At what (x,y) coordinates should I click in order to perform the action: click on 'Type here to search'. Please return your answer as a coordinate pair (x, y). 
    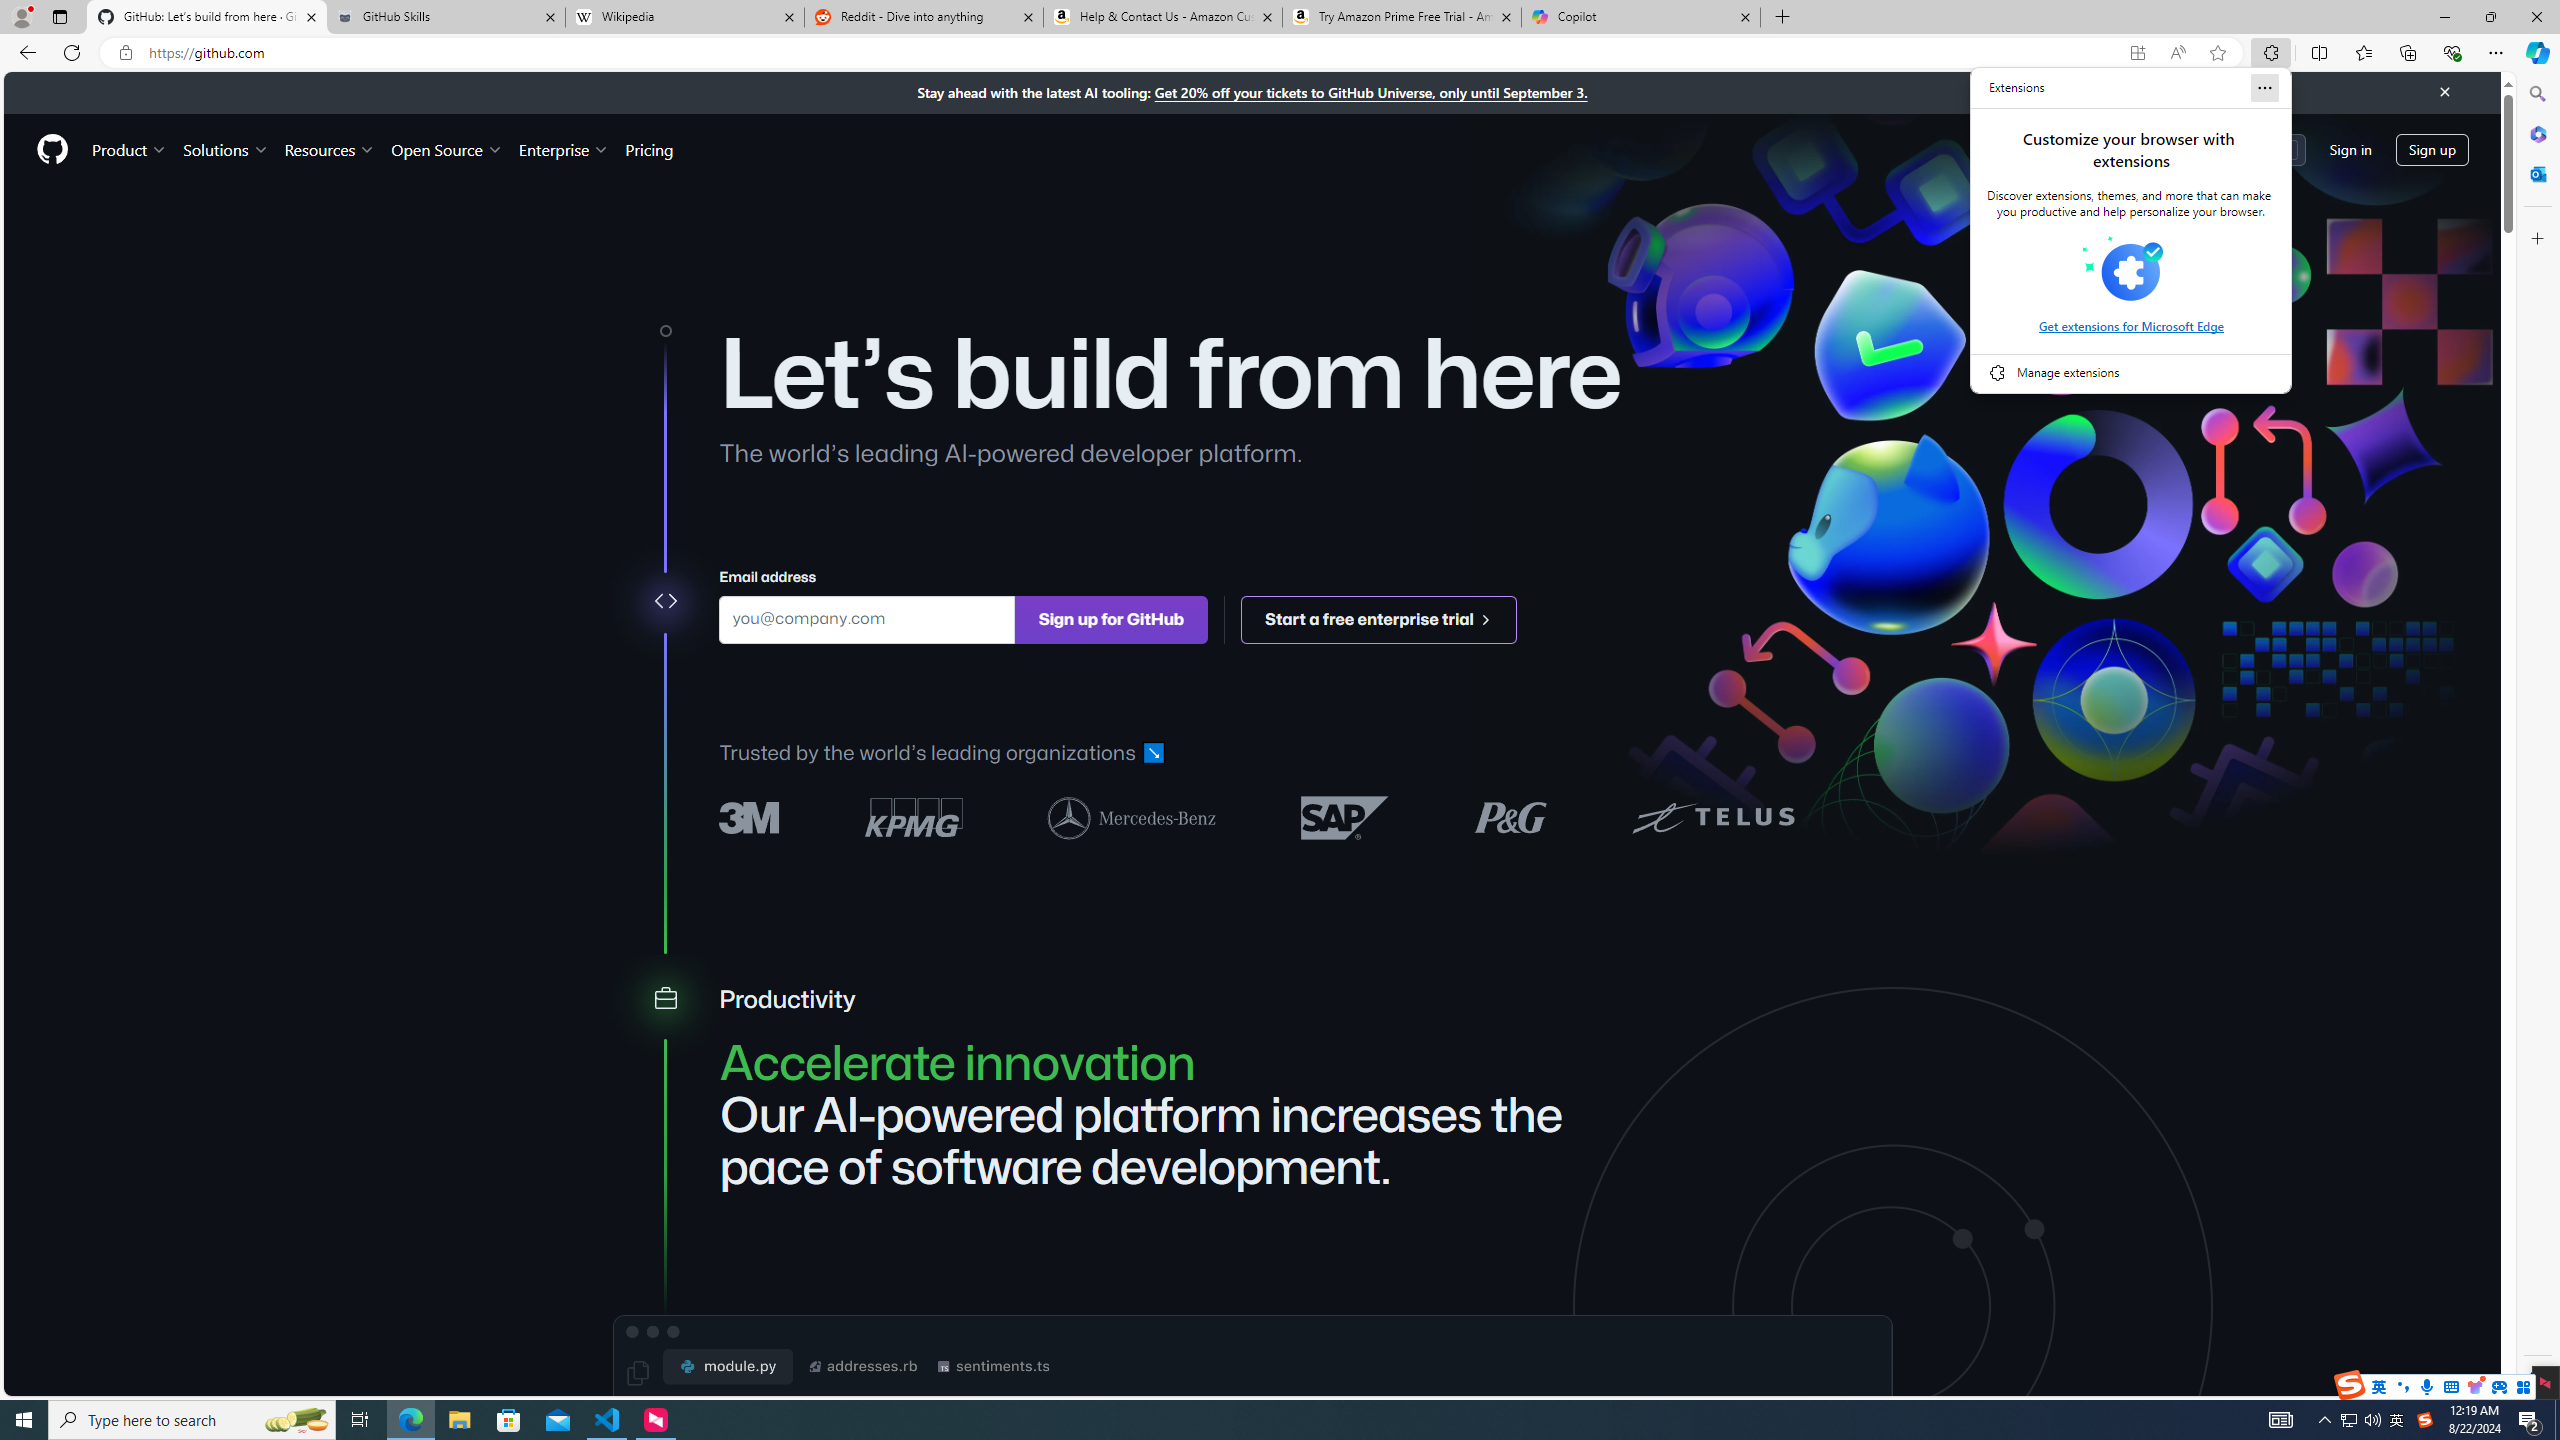
    Looking at the image, I should click on (191, 1418).